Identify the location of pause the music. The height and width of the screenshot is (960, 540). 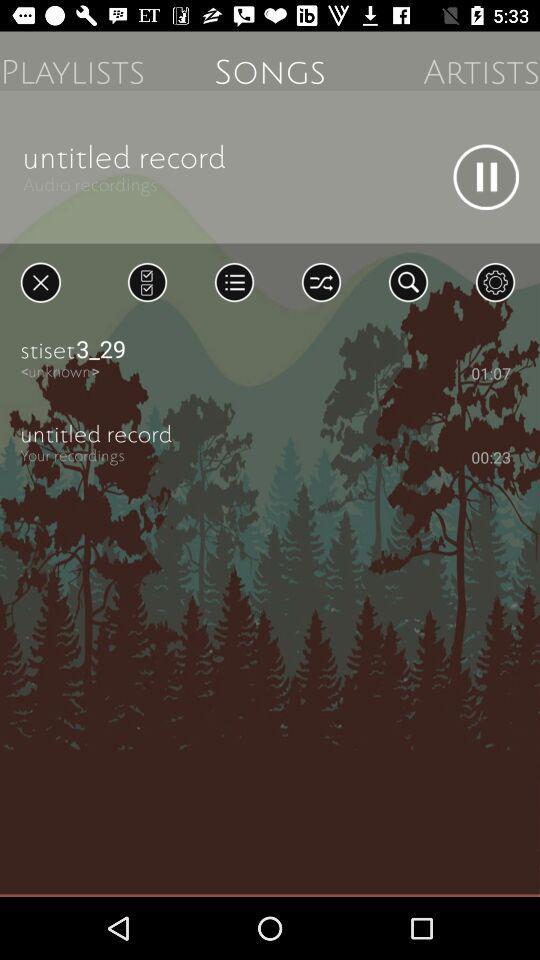
(485, 176).